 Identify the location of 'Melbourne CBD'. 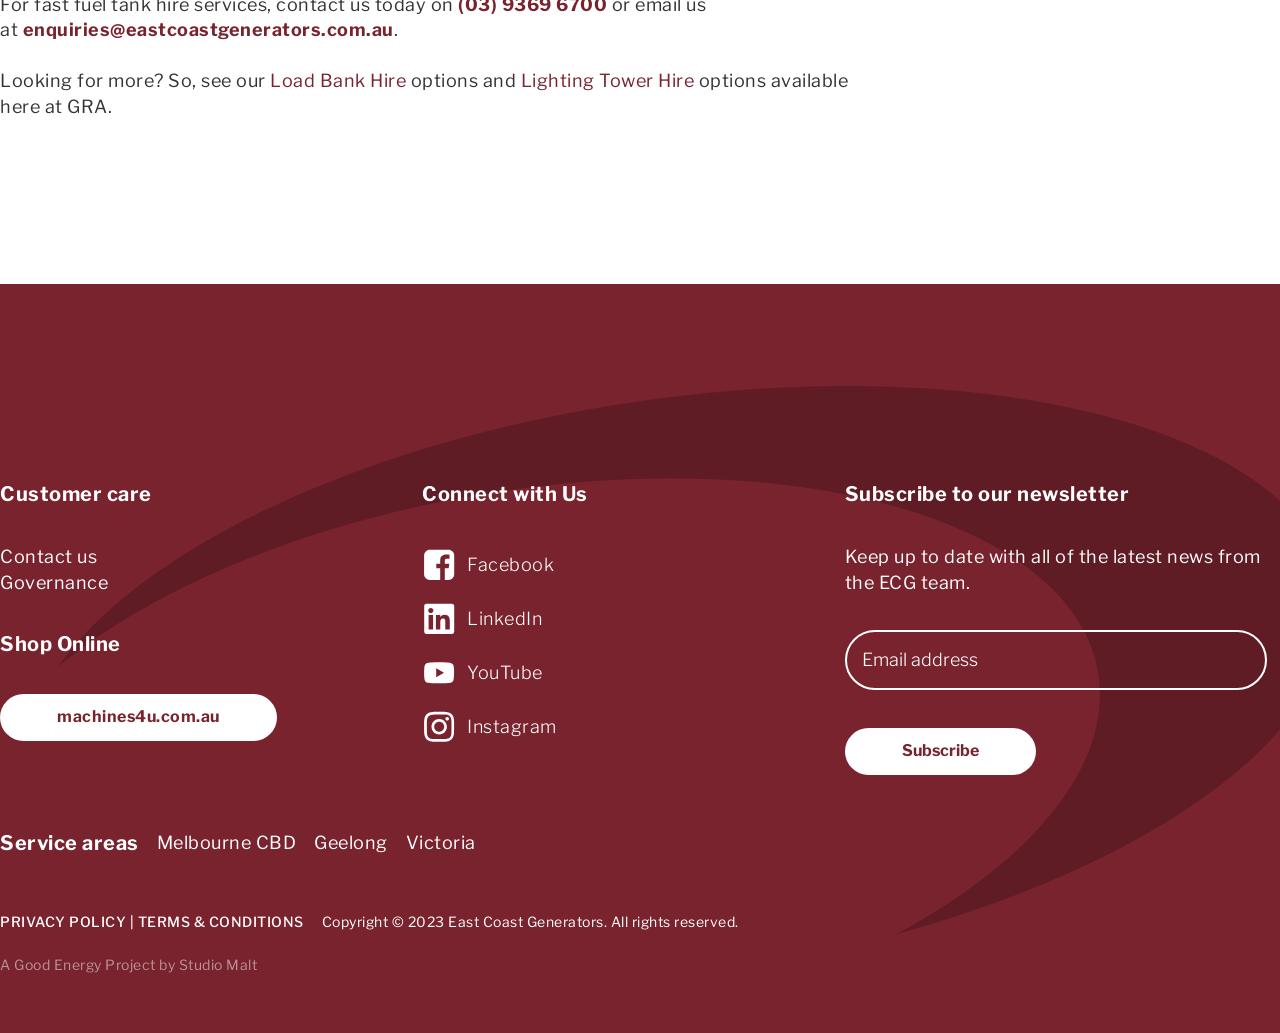
(226, 842).